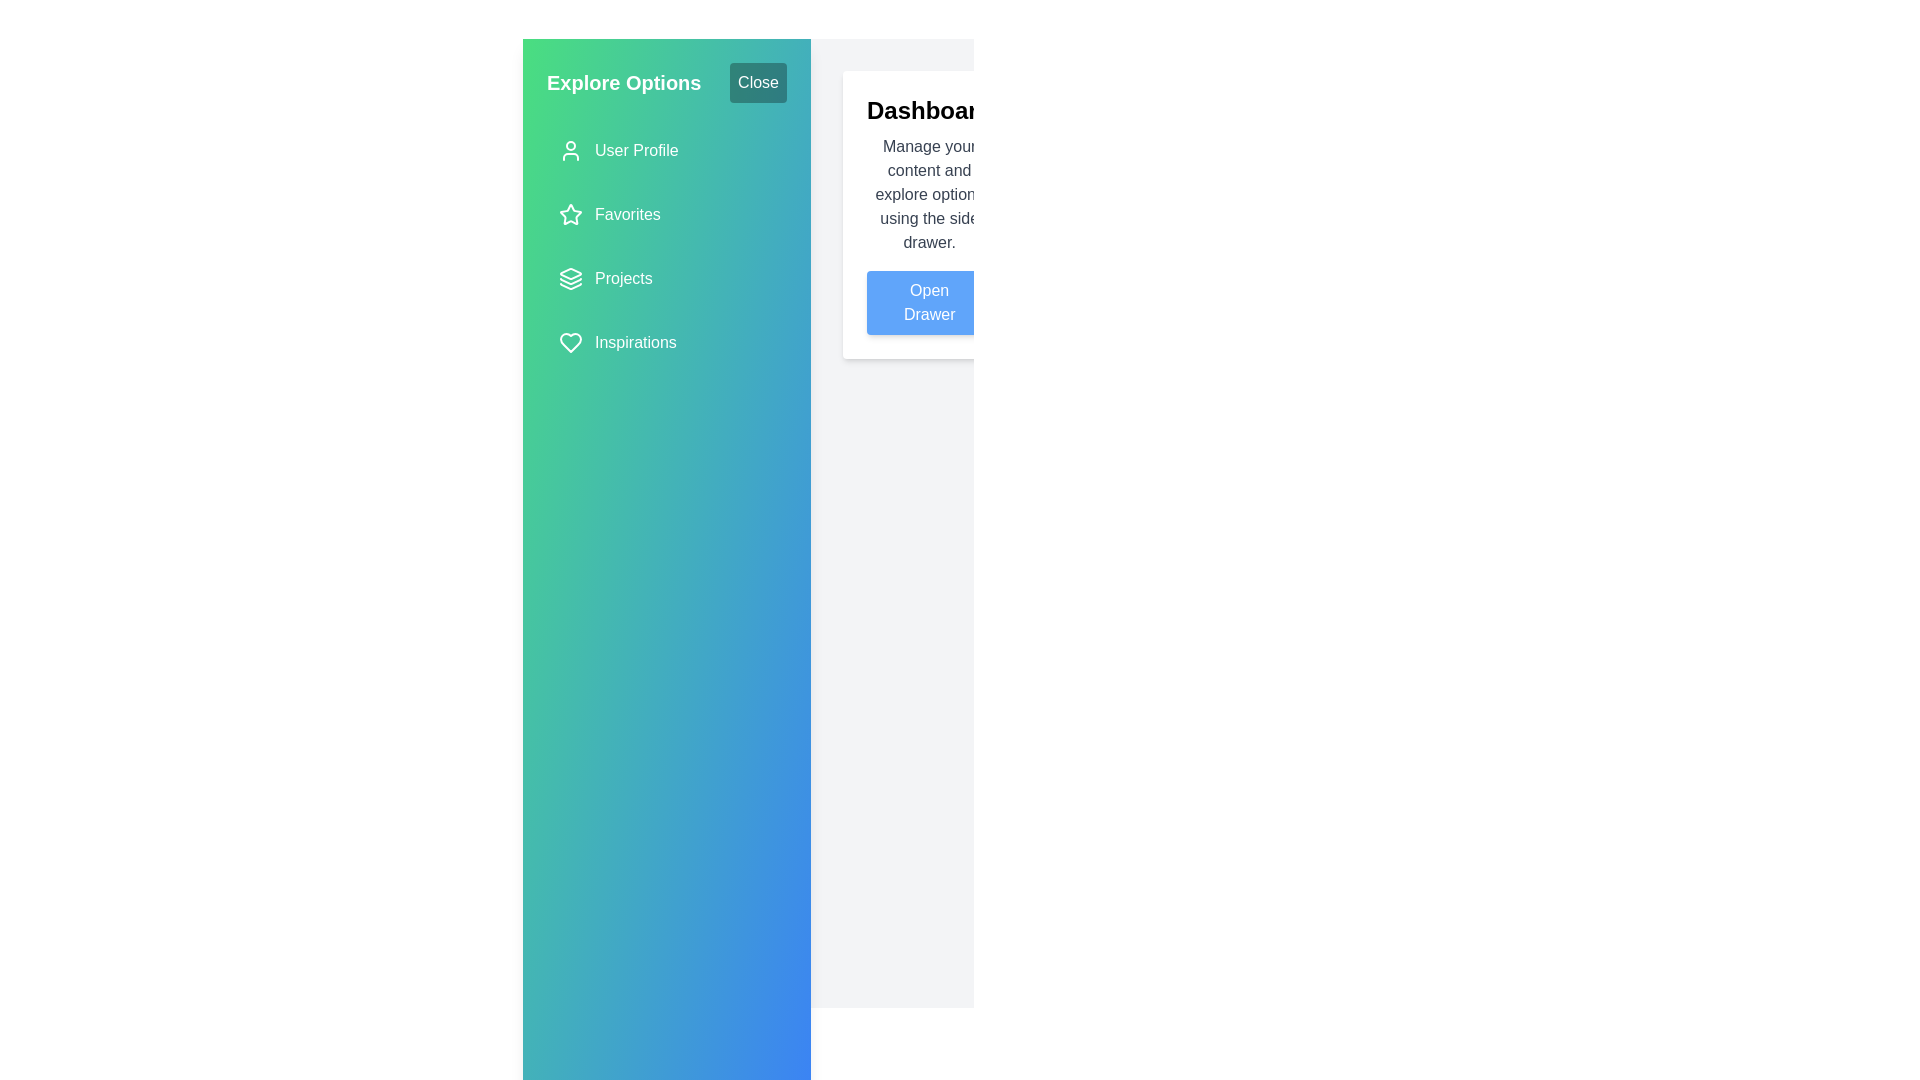 Image resolution: width=1920 pixels, height=1080 pixels. Describe the element at coordinates (667, 215) in the screenshot. I see `the navigation item Favorites from the drawer` at that location.